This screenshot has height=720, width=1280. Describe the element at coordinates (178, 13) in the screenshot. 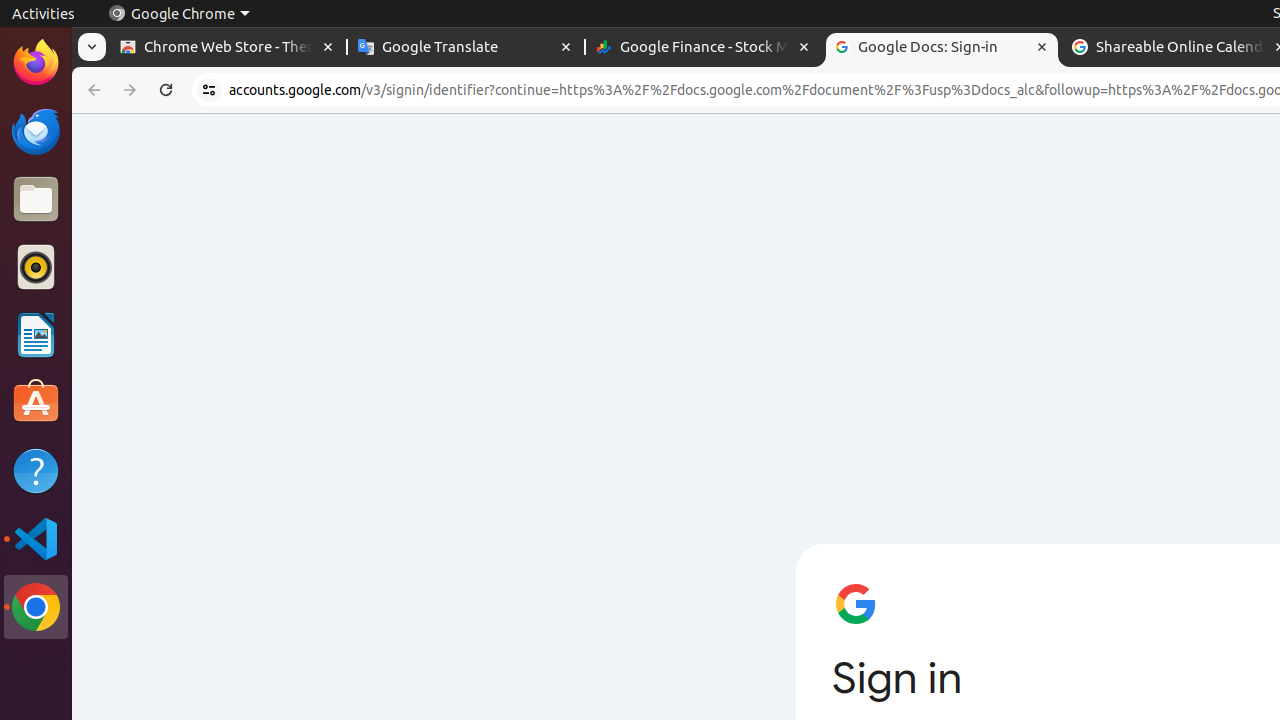

I see `'Google Chrome'` at that location.